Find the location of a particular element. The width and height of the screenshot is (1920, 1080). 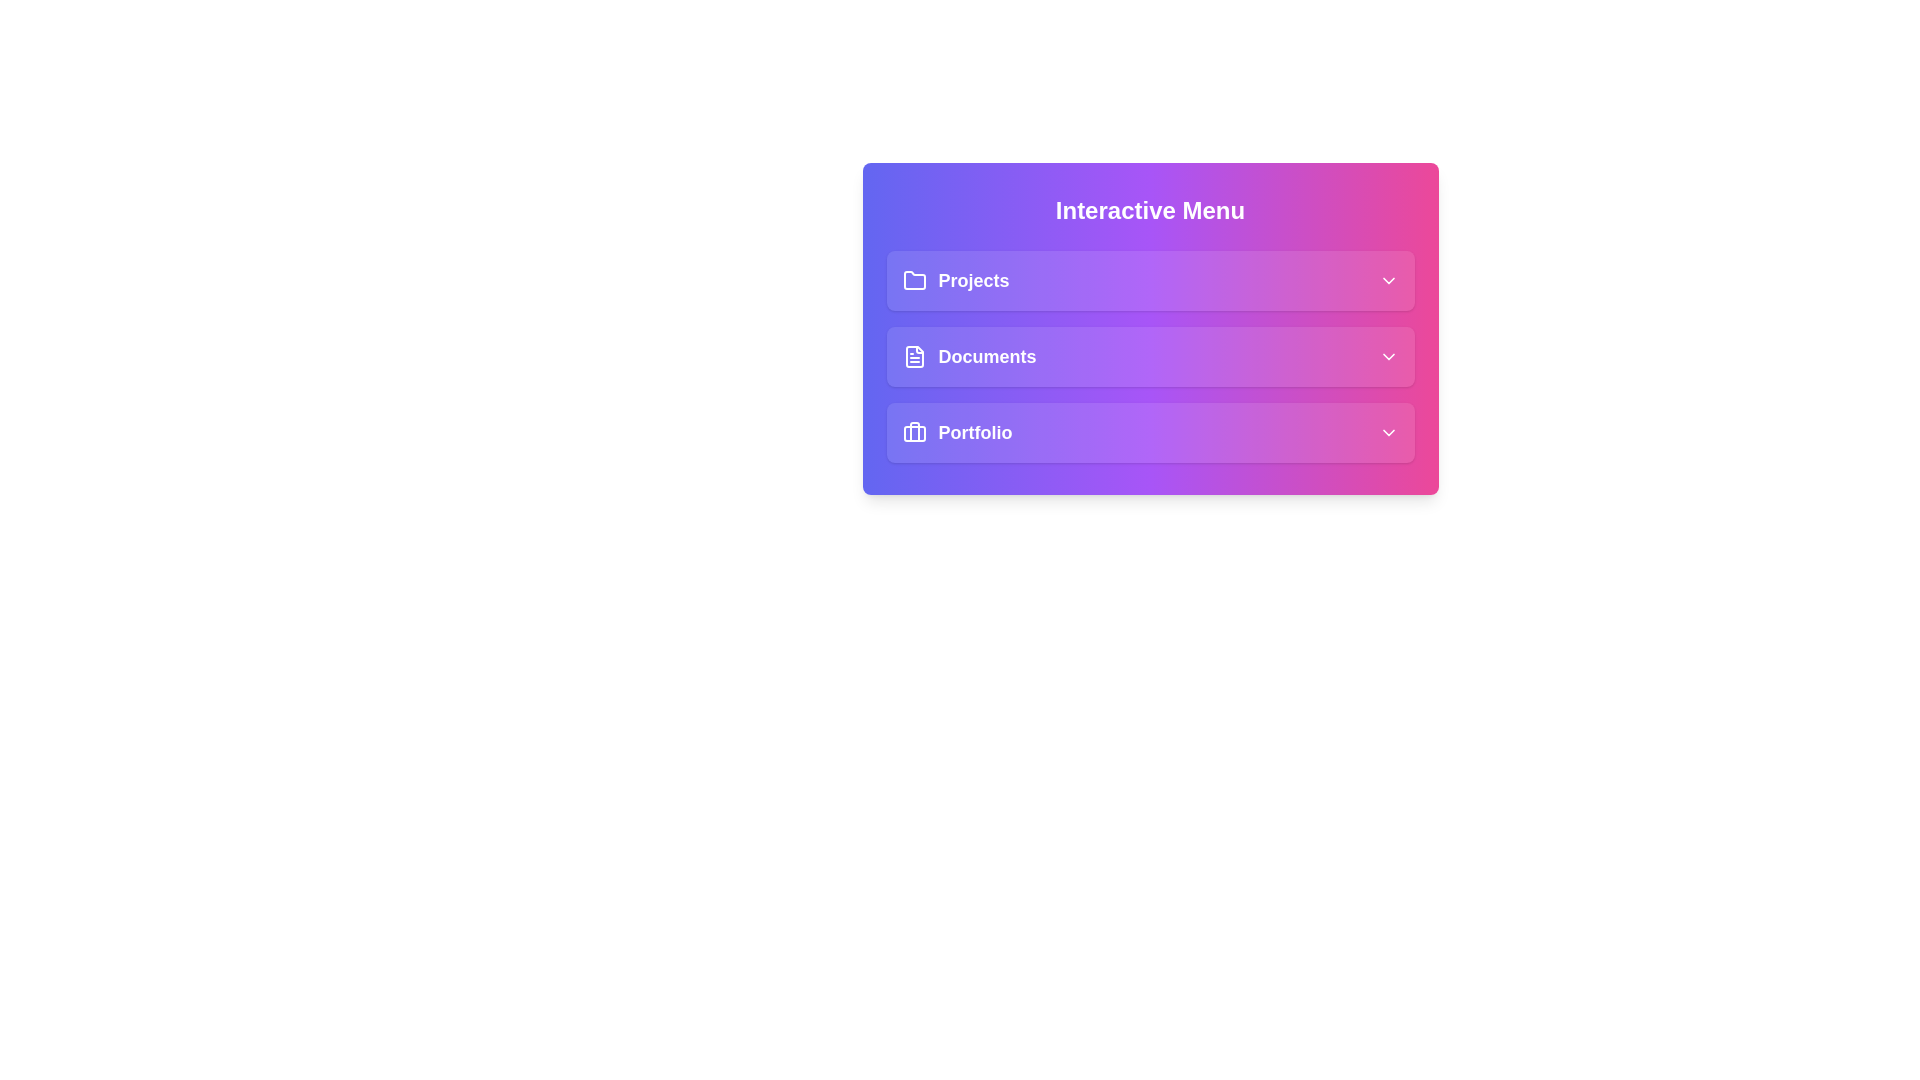

the 'Portfolio' menu item in the vertical navigation interface is located at coordinates (956, 431).